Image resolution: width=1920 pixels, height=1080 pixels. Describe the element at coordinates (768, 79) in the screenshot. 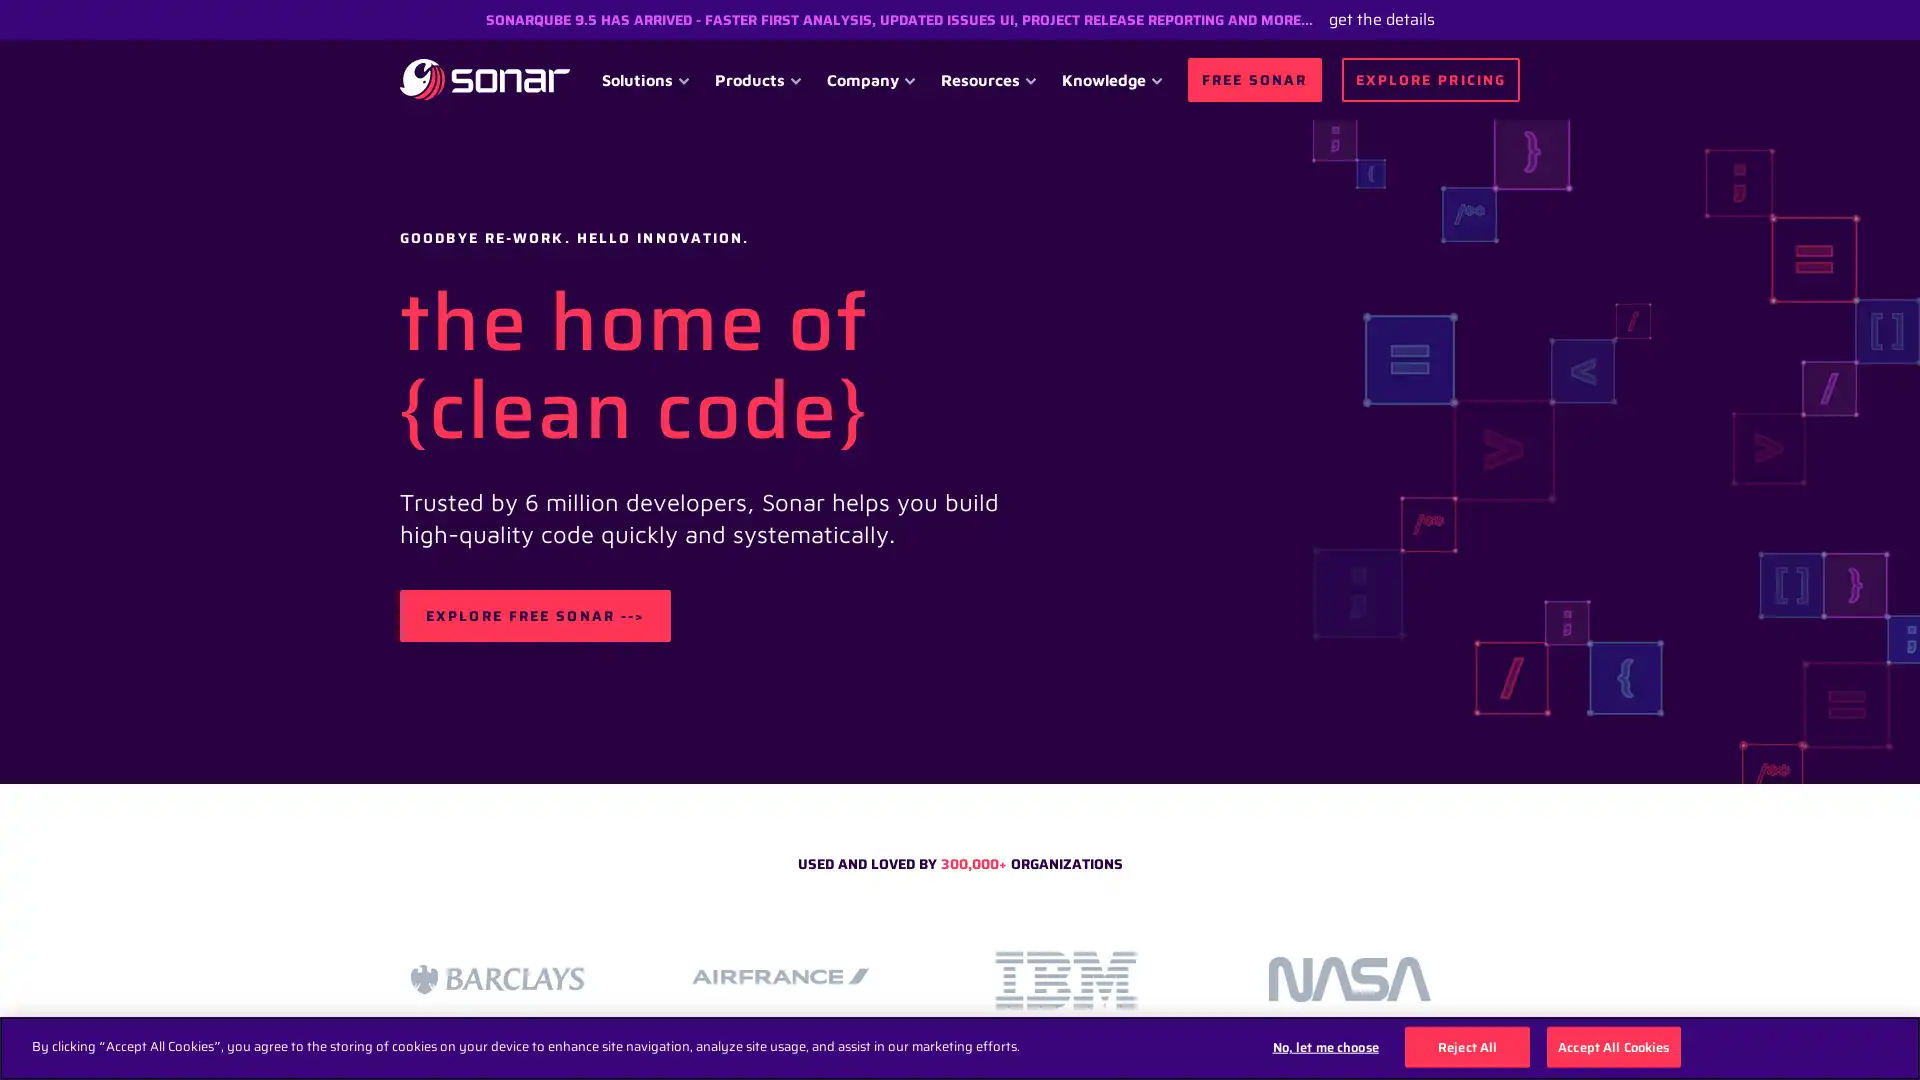

I see `Products` at that location.